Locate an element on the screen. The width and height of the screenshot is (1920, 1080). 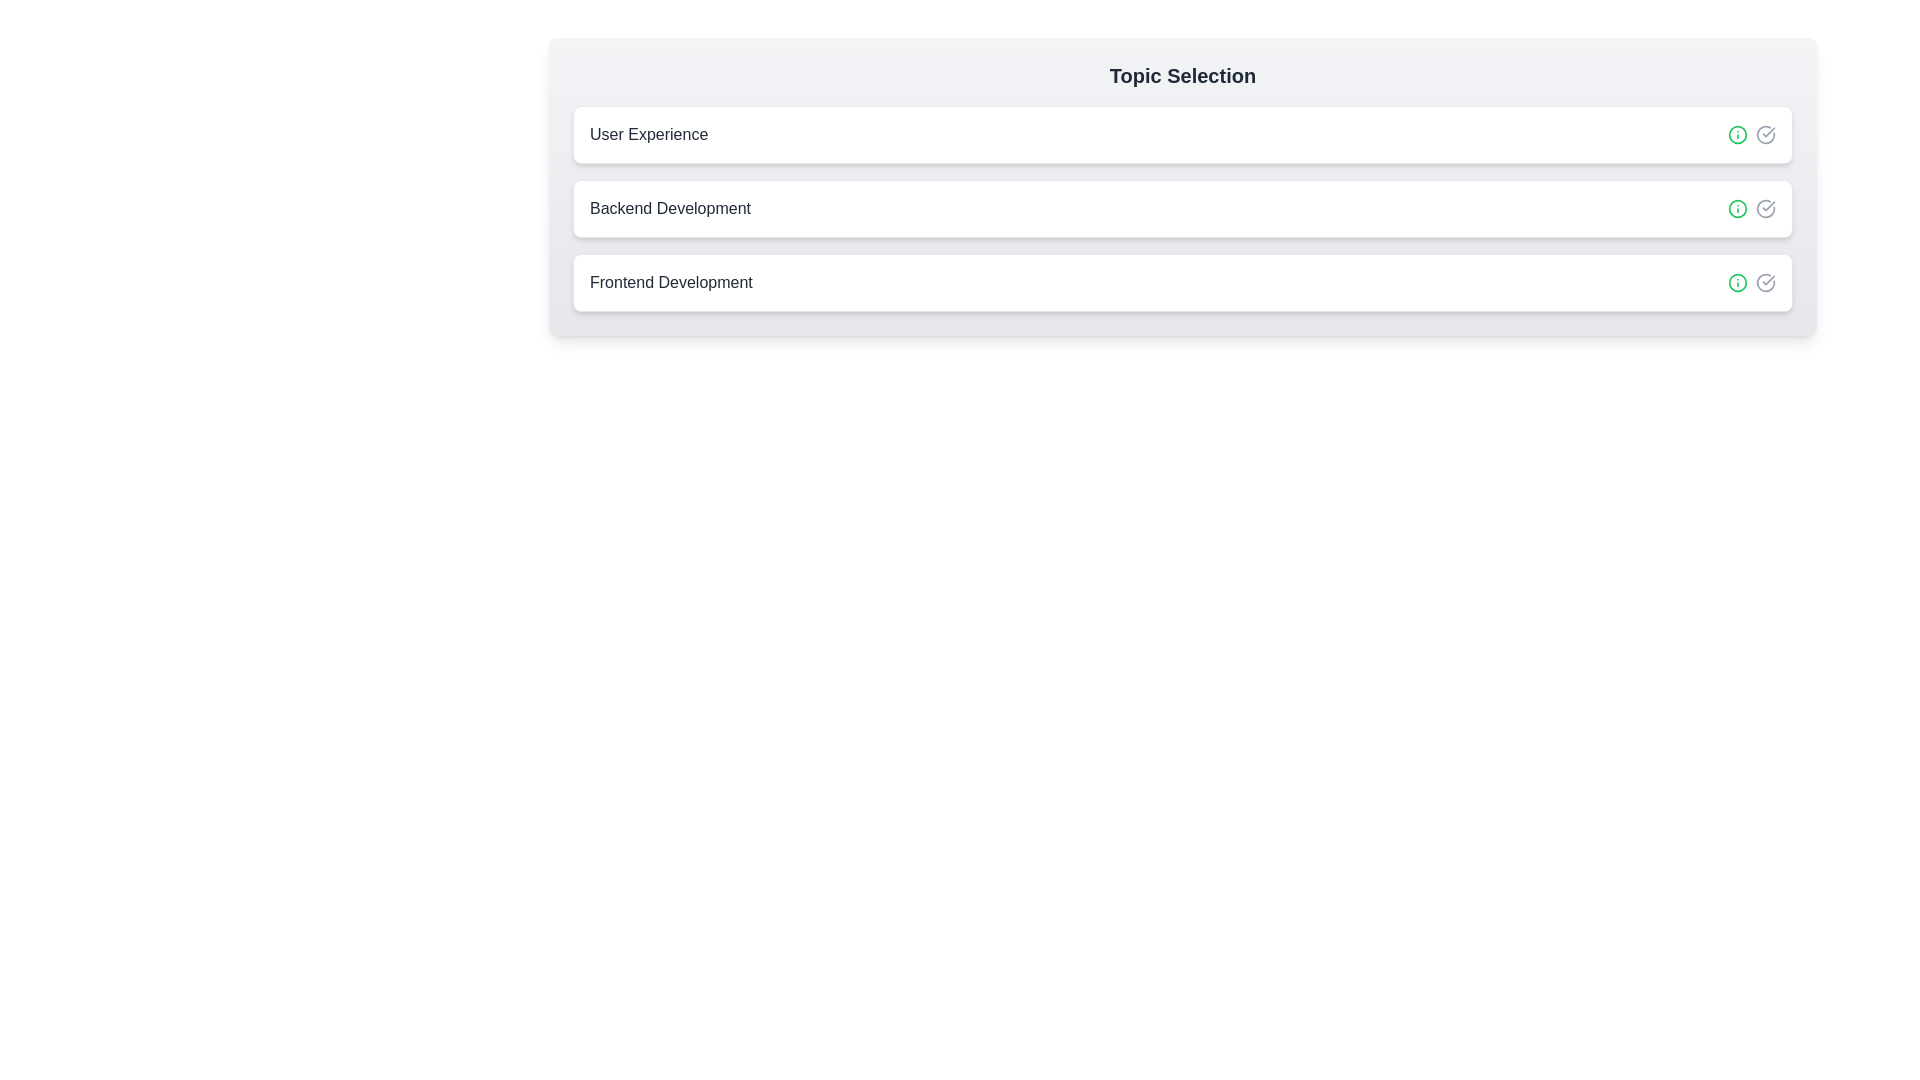
the chip labeled Backend Development to select it is located at coordinates (1182, 208).